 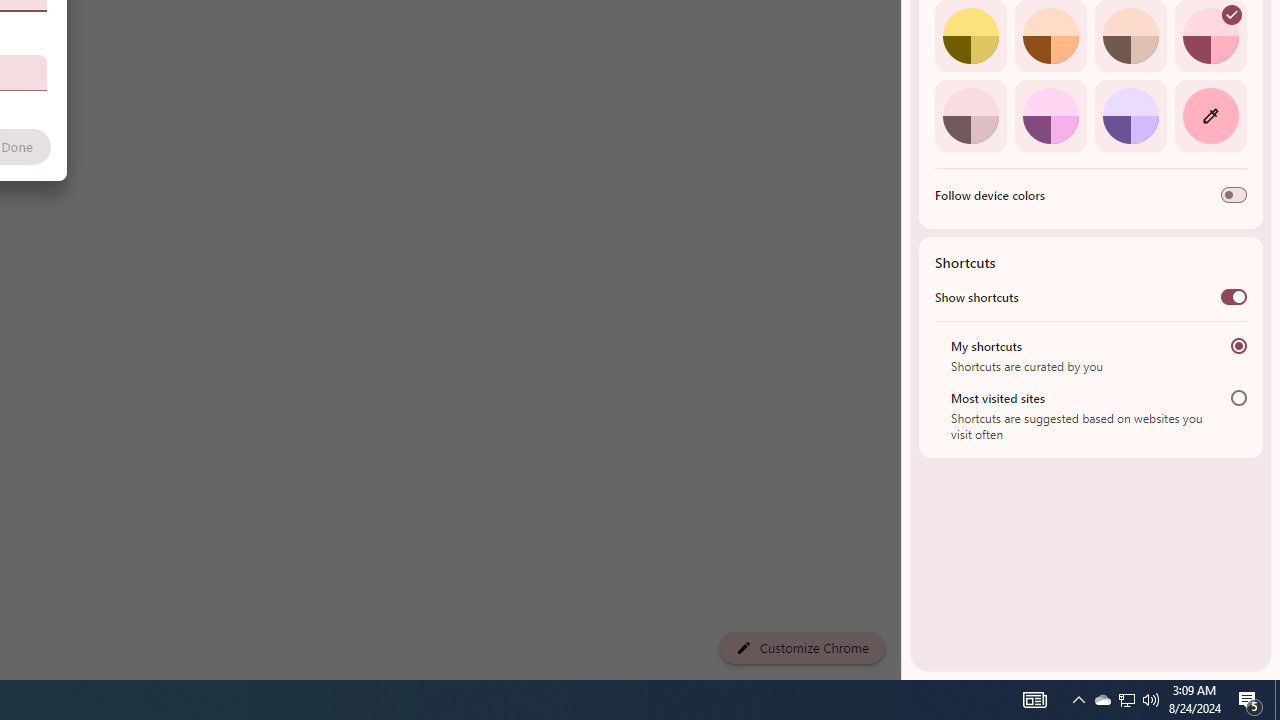 What do you see at coordinates (1130, 115) in the screenshot?
I see `'Violet'` at bounding box center [1130, 115].